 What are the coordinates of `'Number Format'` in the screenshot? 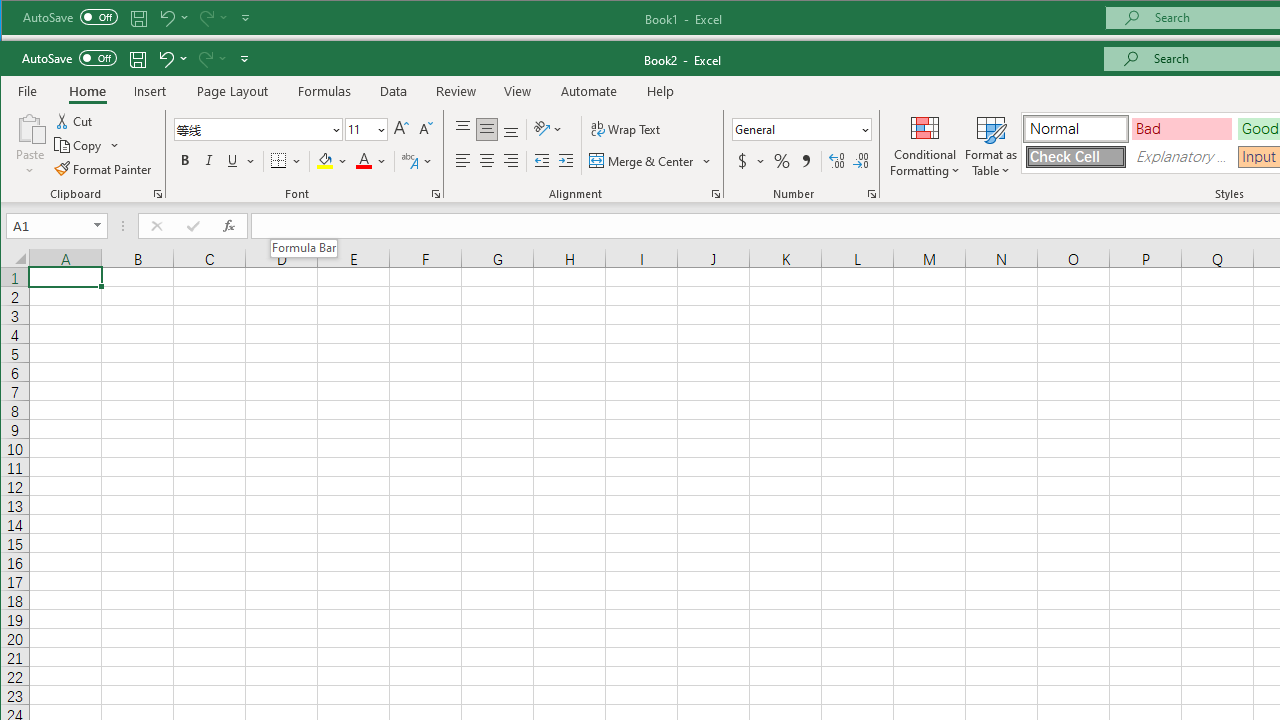 It's located at (801, 129).